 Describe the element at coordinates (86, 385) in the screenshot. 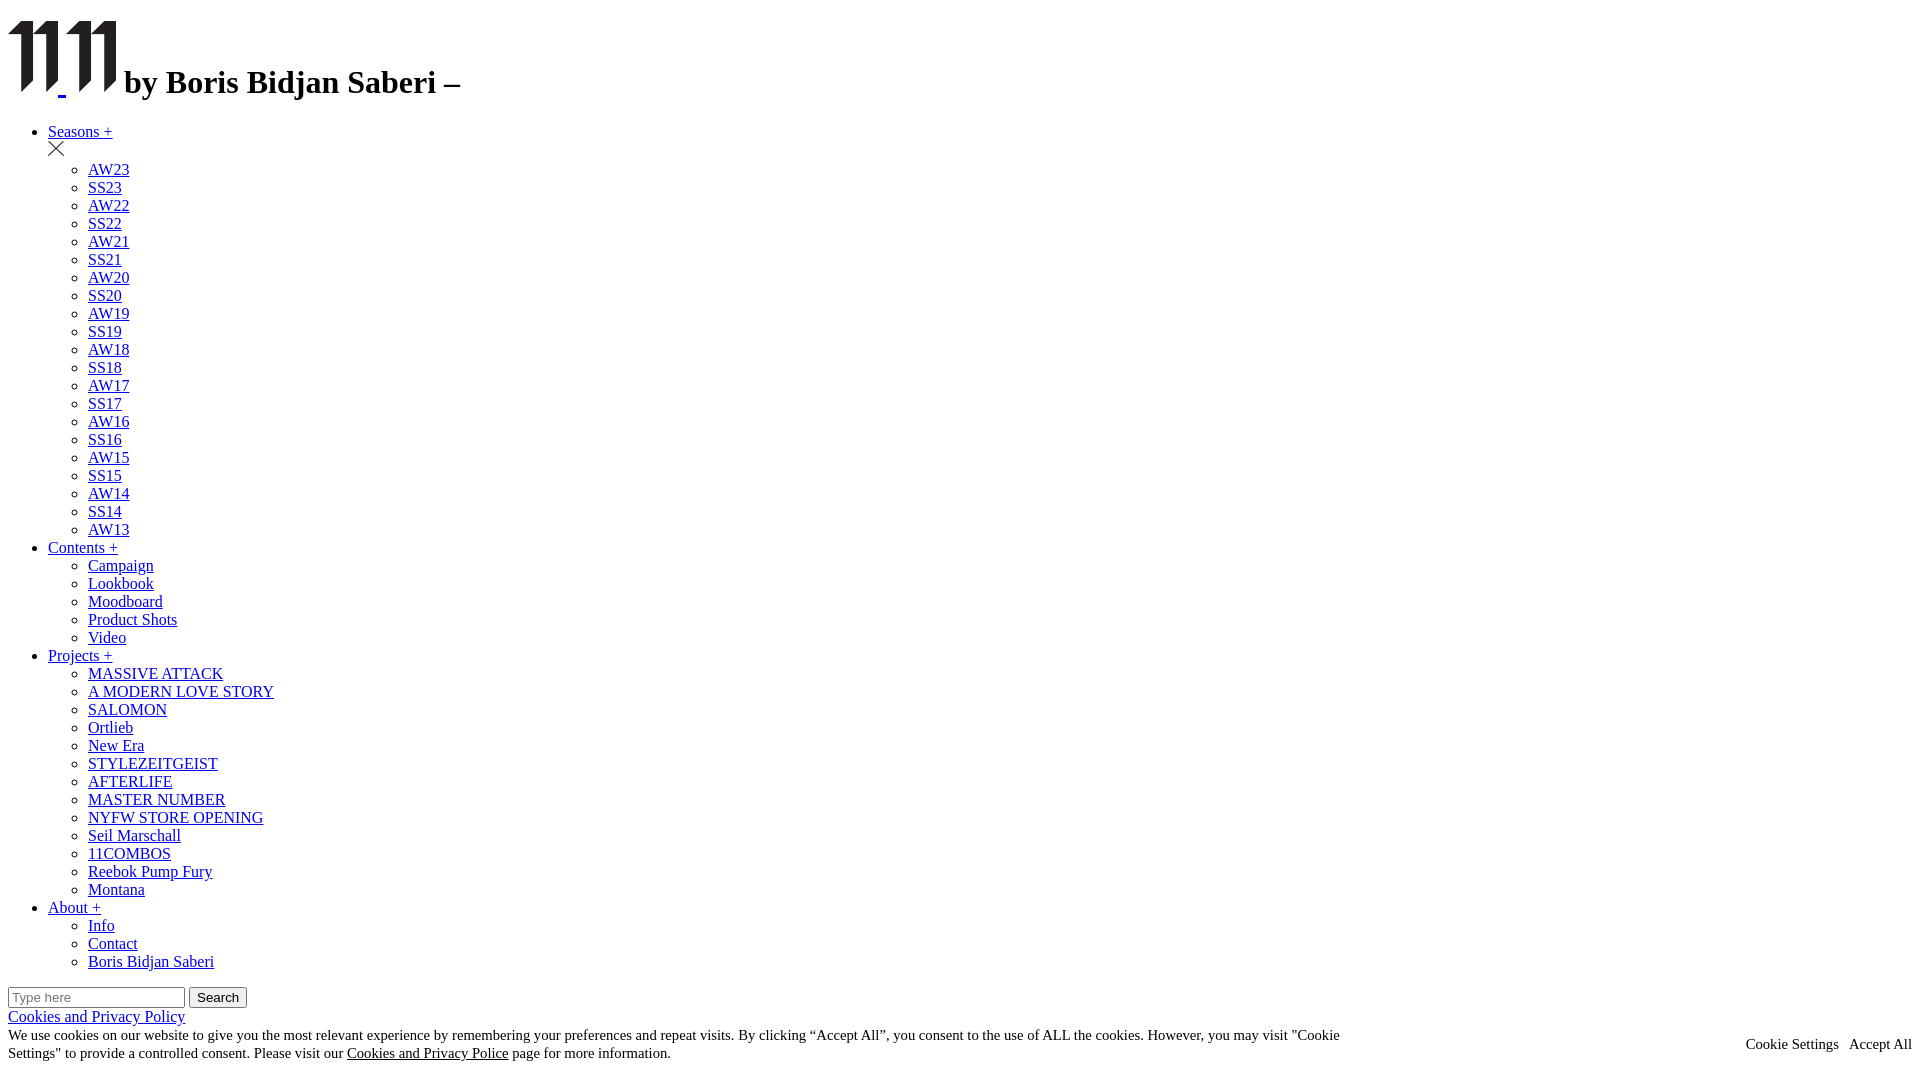

I see `'AW17'` at that location.